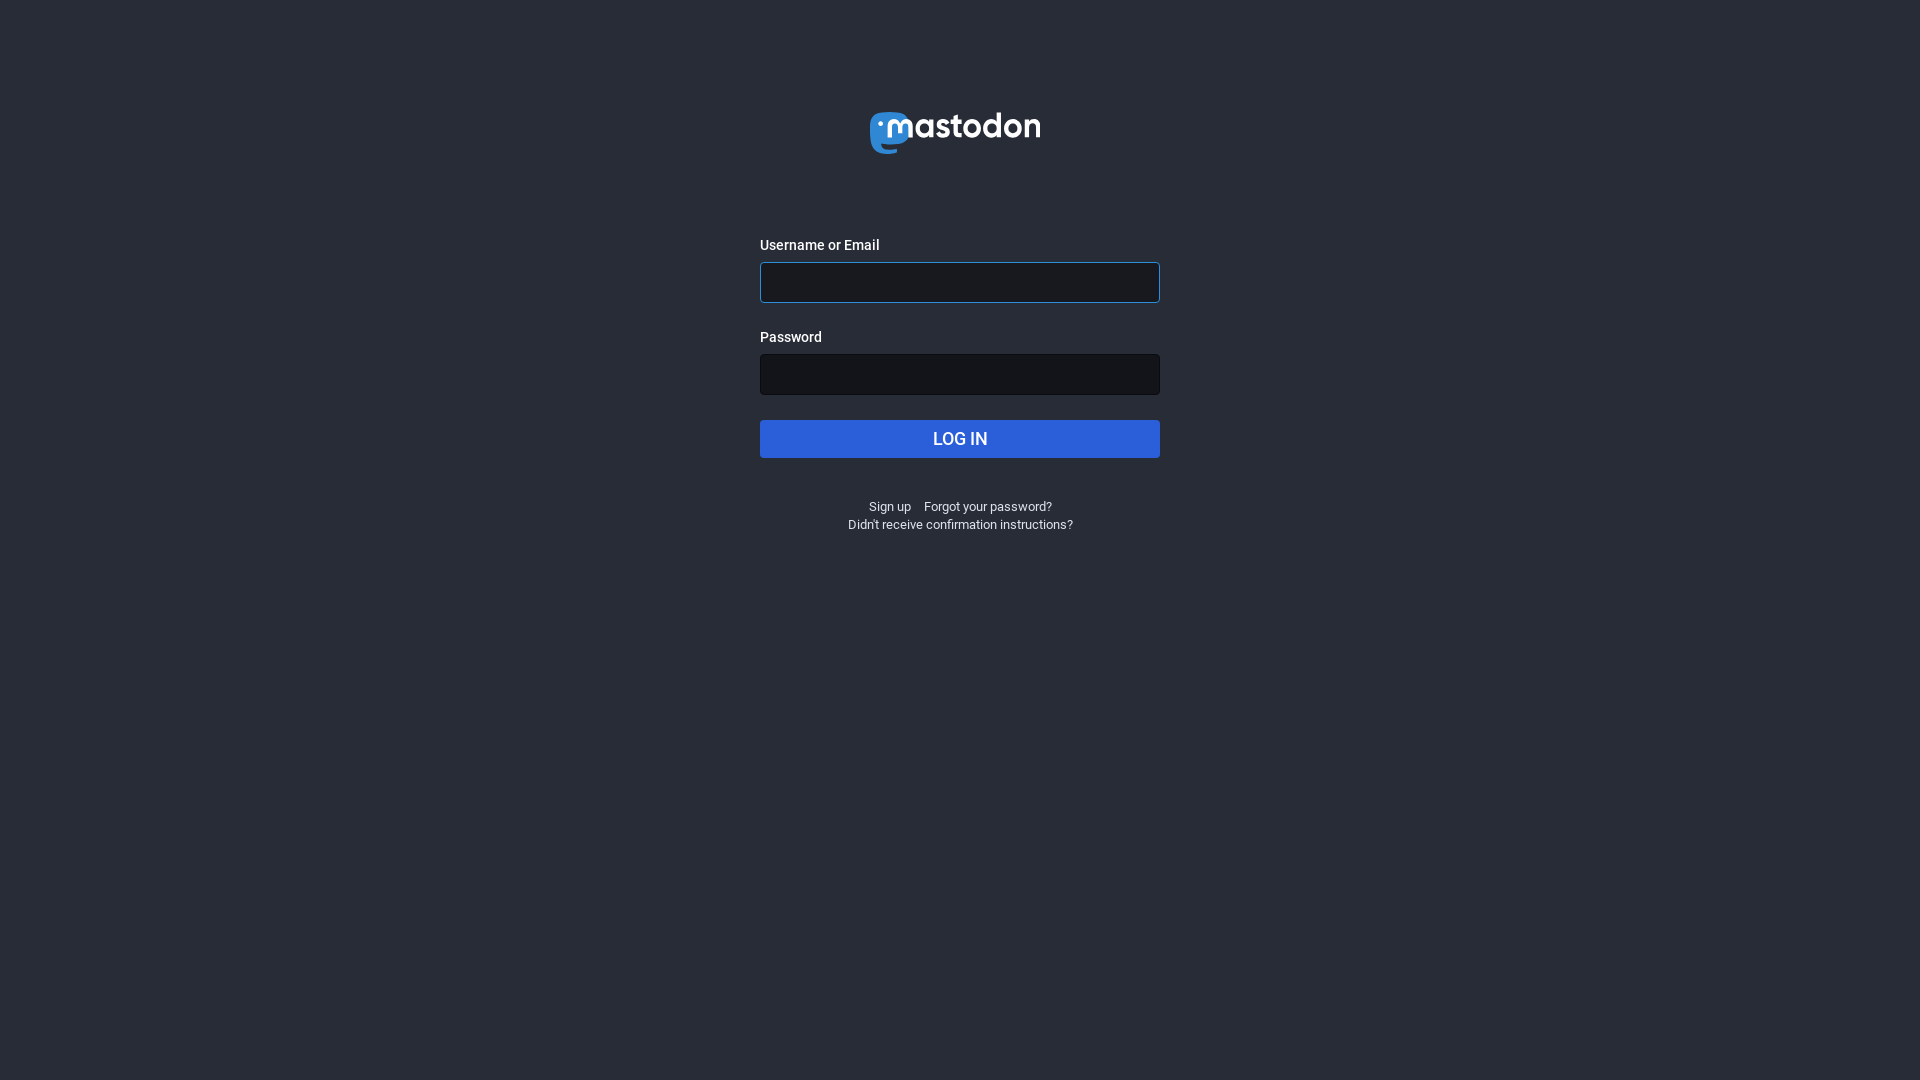 The height and width of the screenshot is (1080, 1920). Describe the element at coordinates (988, 505) in the screenshot. I see `'Forgot your password?'` at that location.